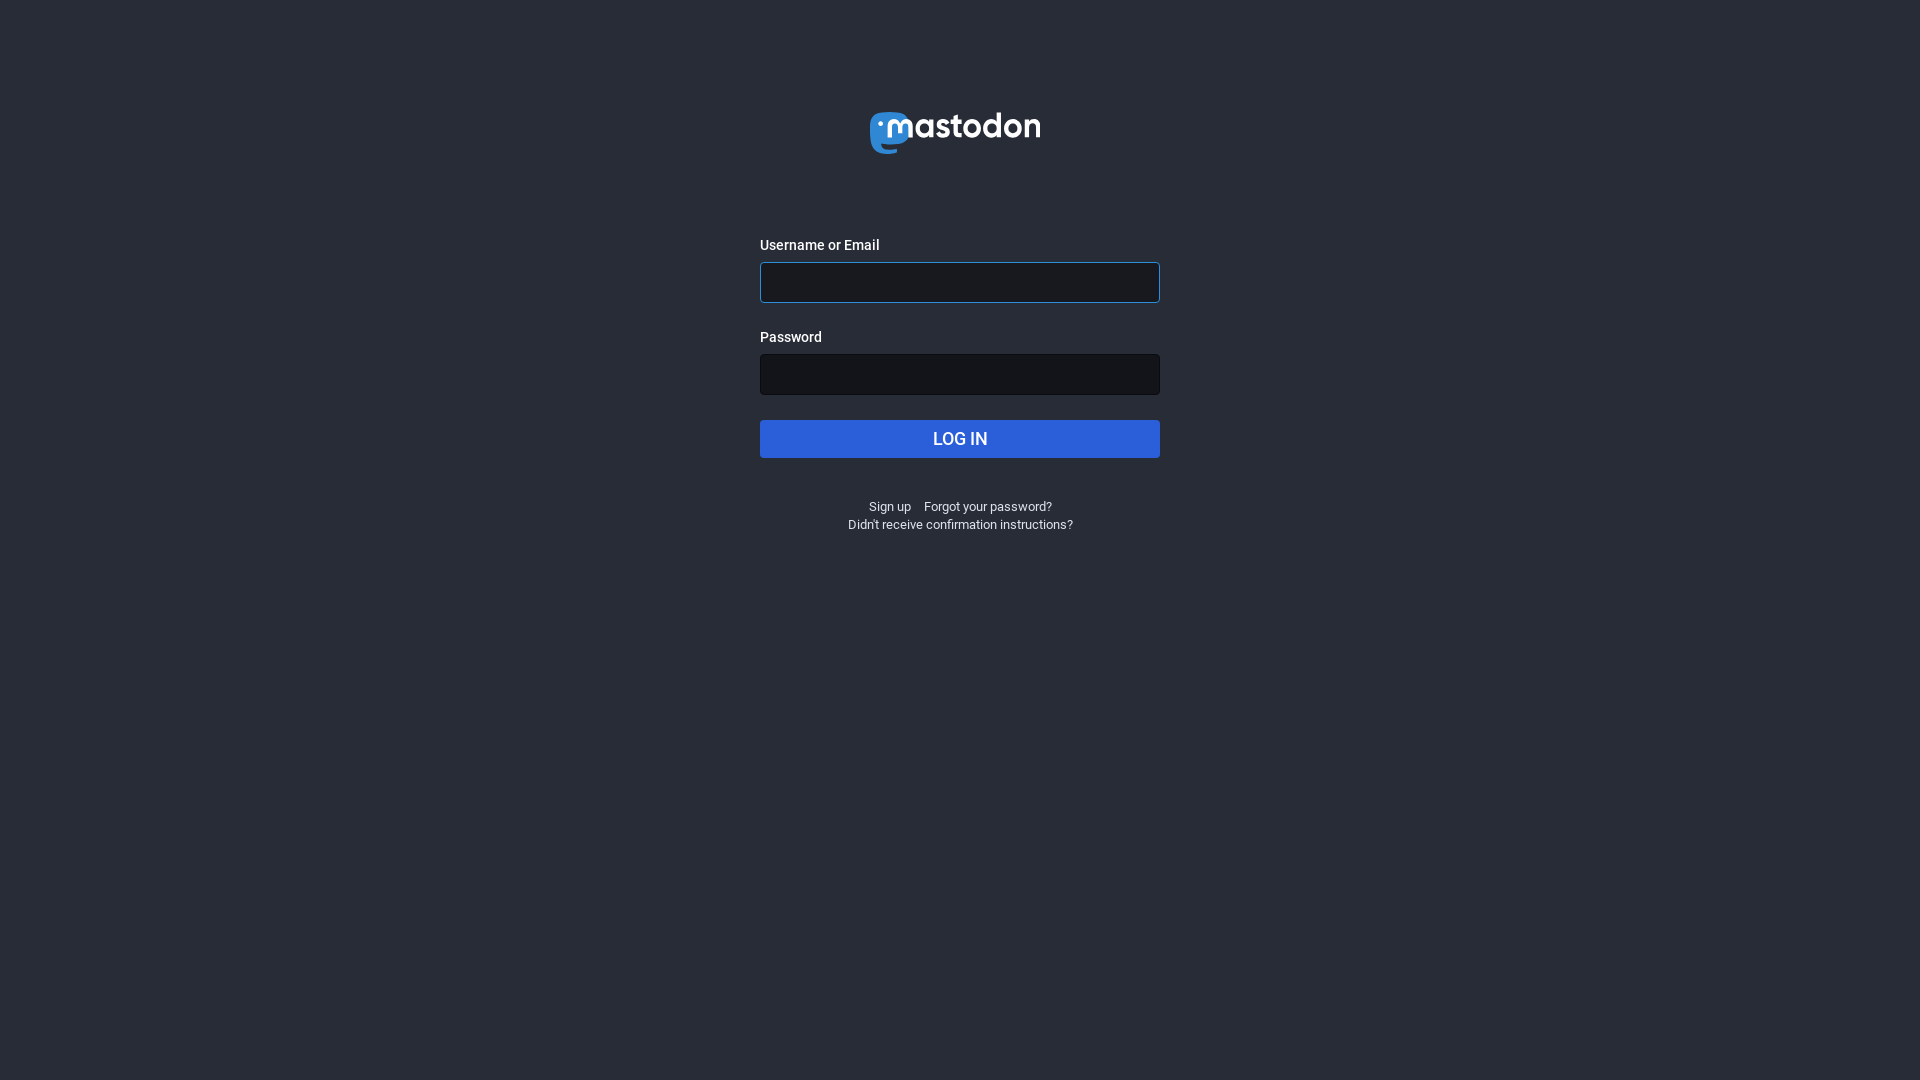 The height and width of the screenshot is (1080, 1920). Describe the element at coordinates (988, 505) in the screenshot. I see `'Forgot your password?'` at that location.